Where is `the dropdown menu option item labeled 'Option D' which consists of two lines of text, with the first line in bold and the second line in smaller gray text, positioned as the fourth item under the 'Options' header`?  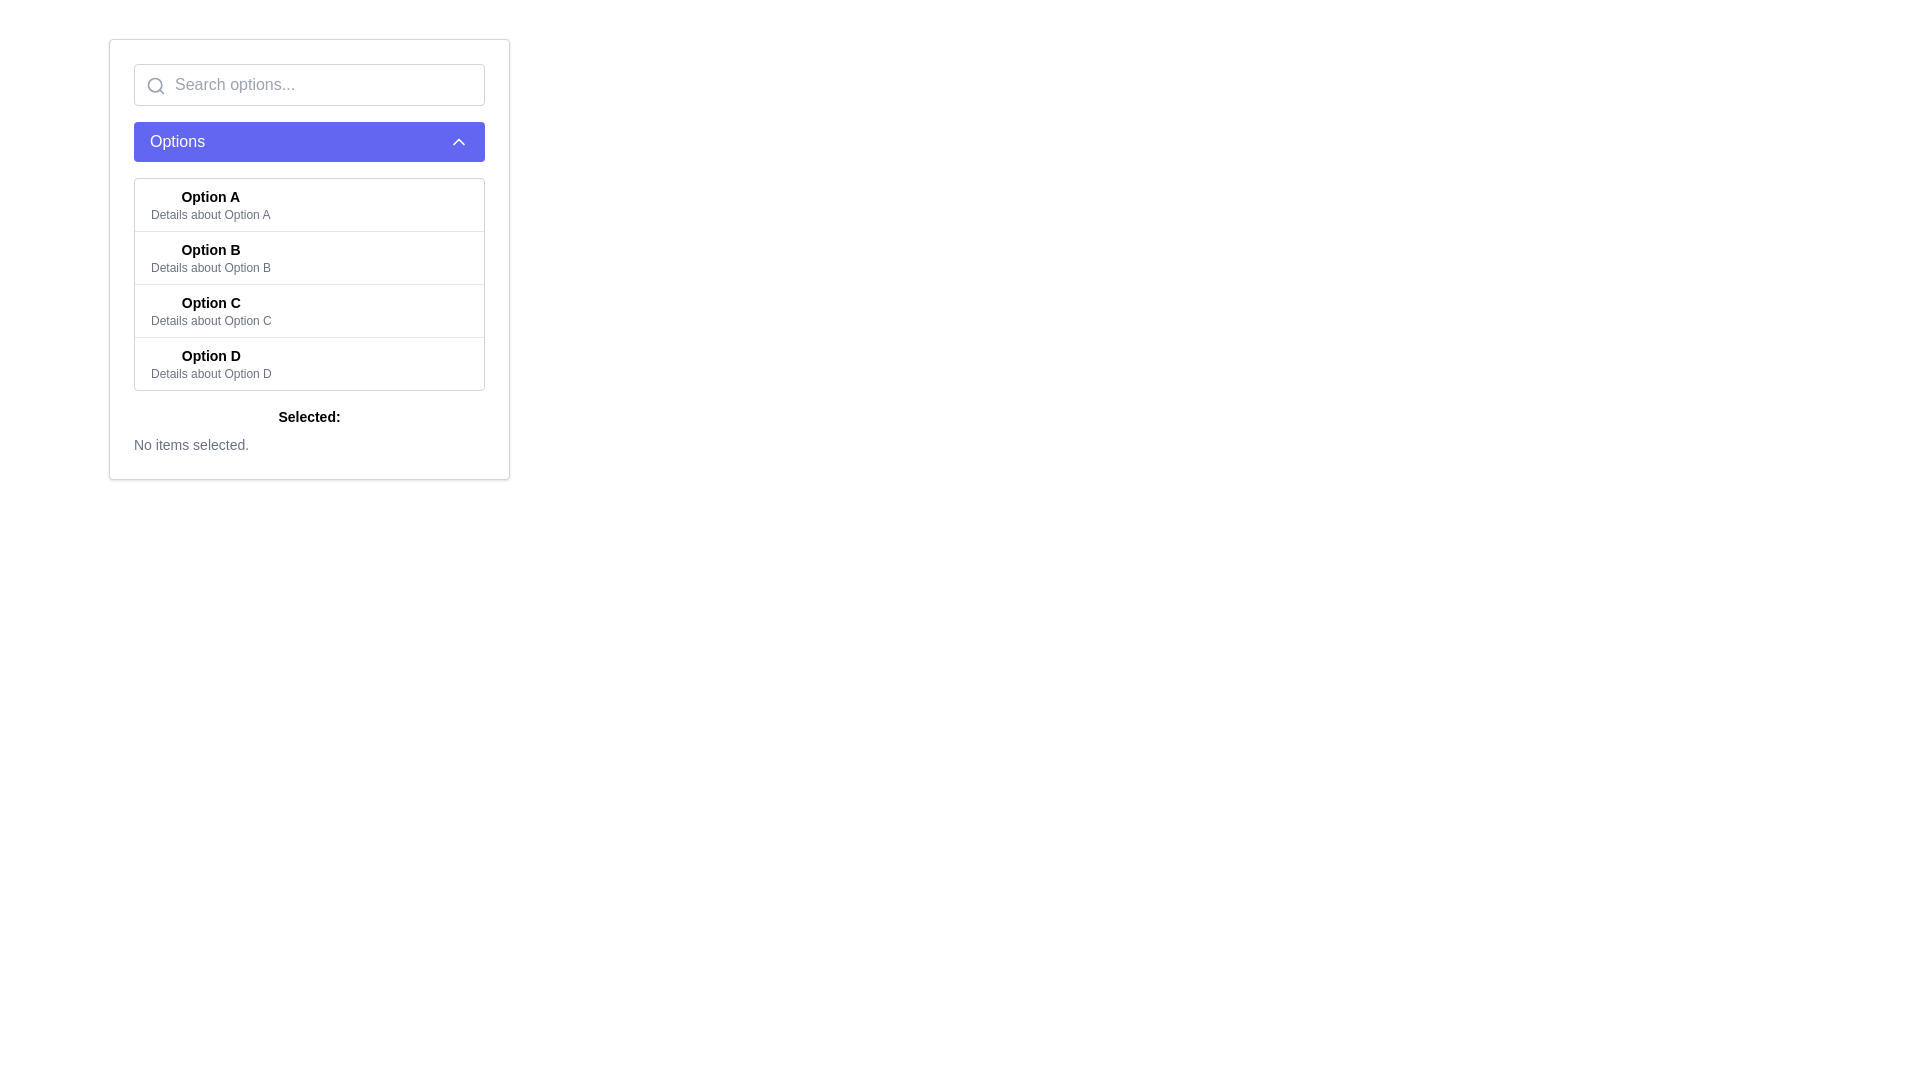 the dropdown menu option item labeled 'Option D' which consists of two lines of text, with the first line in bold and the second line in smaller gray text, positioned as the fourth item under the 'Options' header is located at coordinates (211, 363).